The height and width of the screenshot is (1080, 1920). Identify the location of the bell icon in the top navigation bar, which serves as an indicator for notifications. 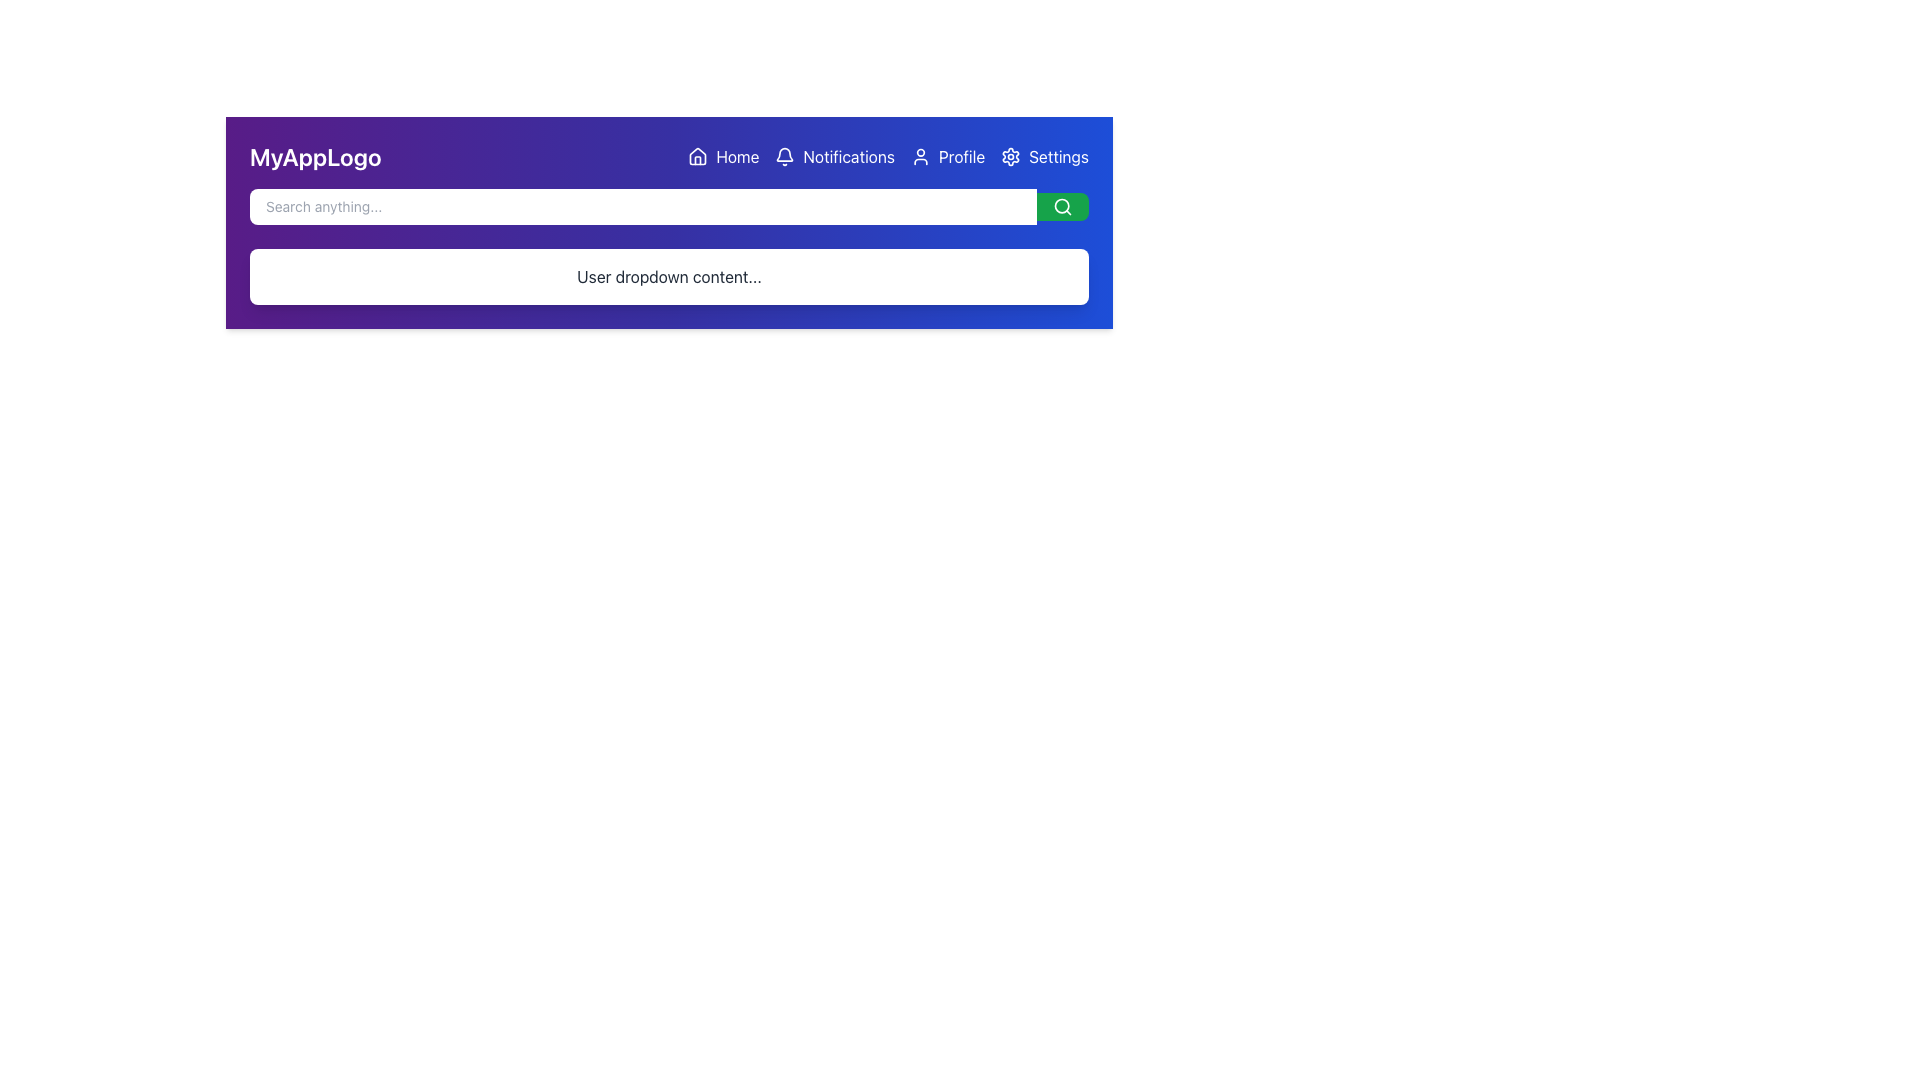
(784, 153).